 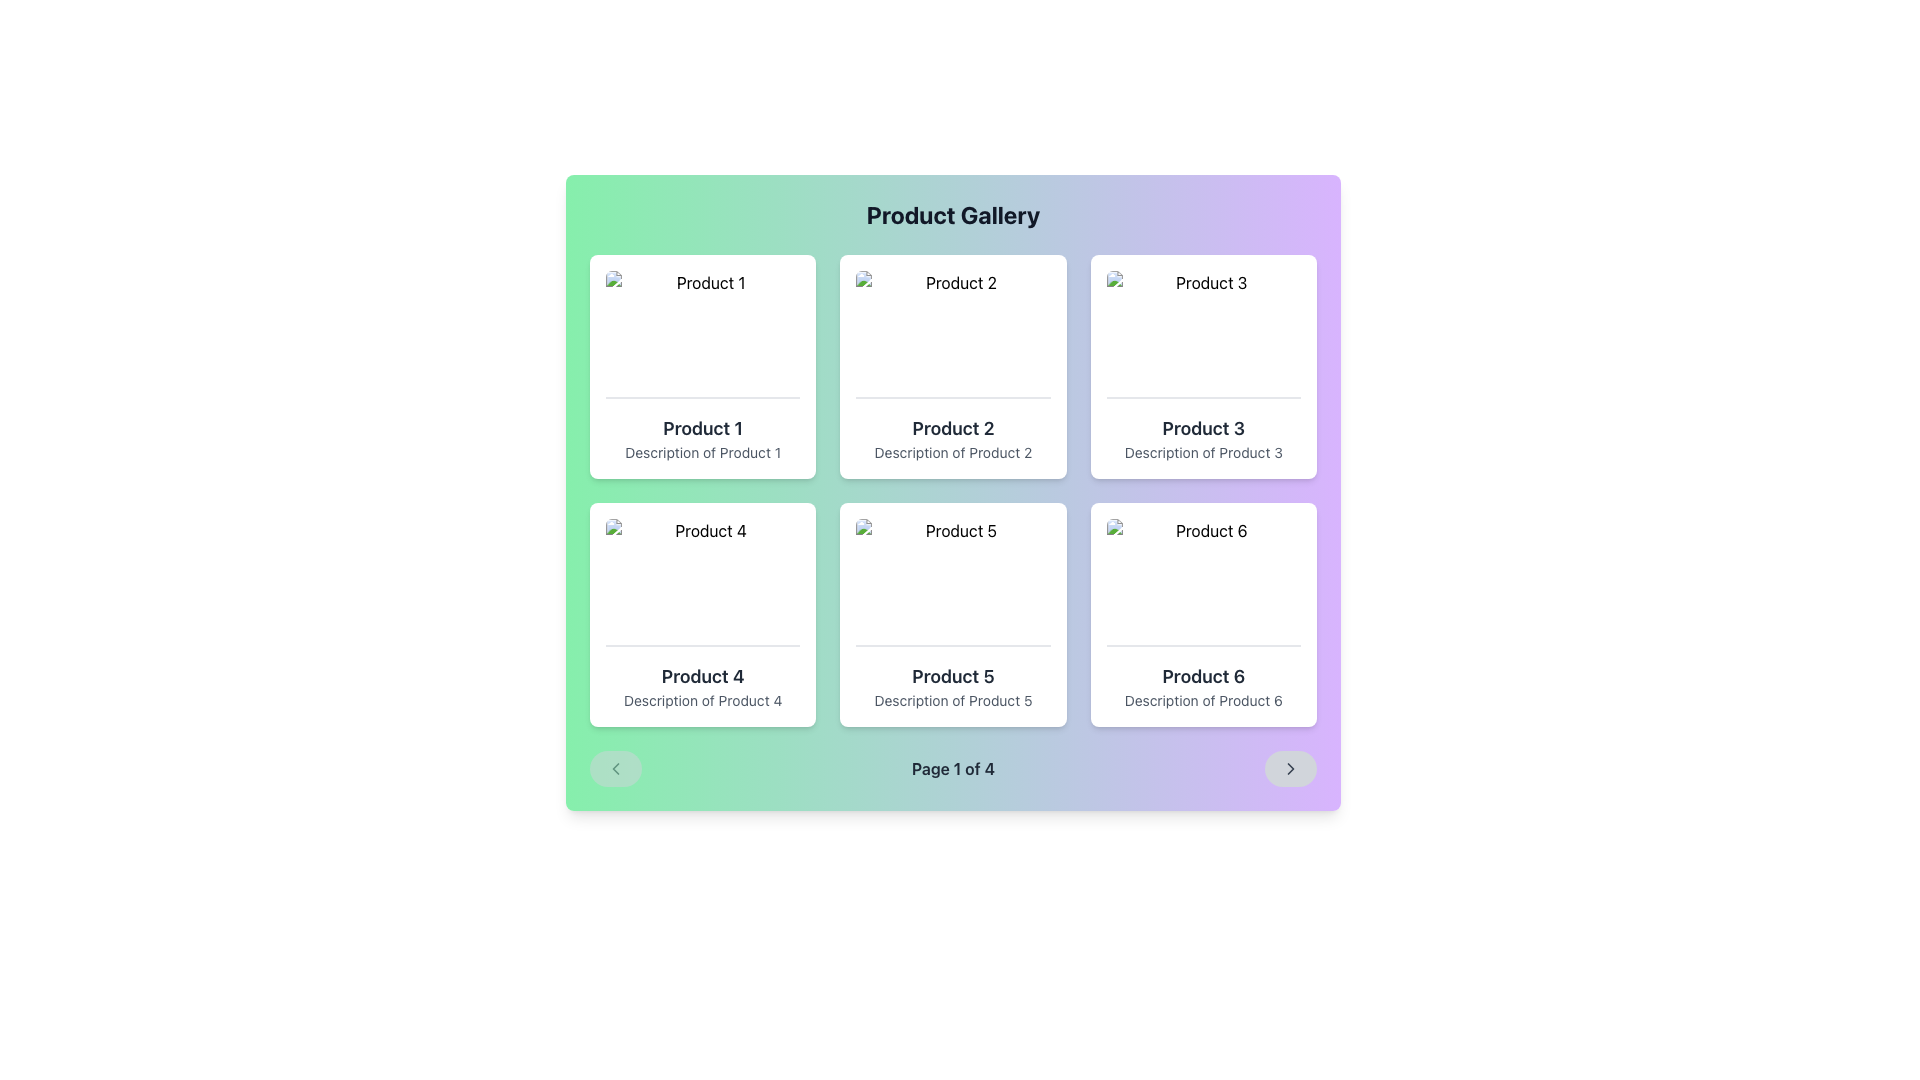 I want to click on the illustrative image component representing 'Product 5' which is centrally located in the second row, fifth column of the grid layout, so click(x=952, y=582).